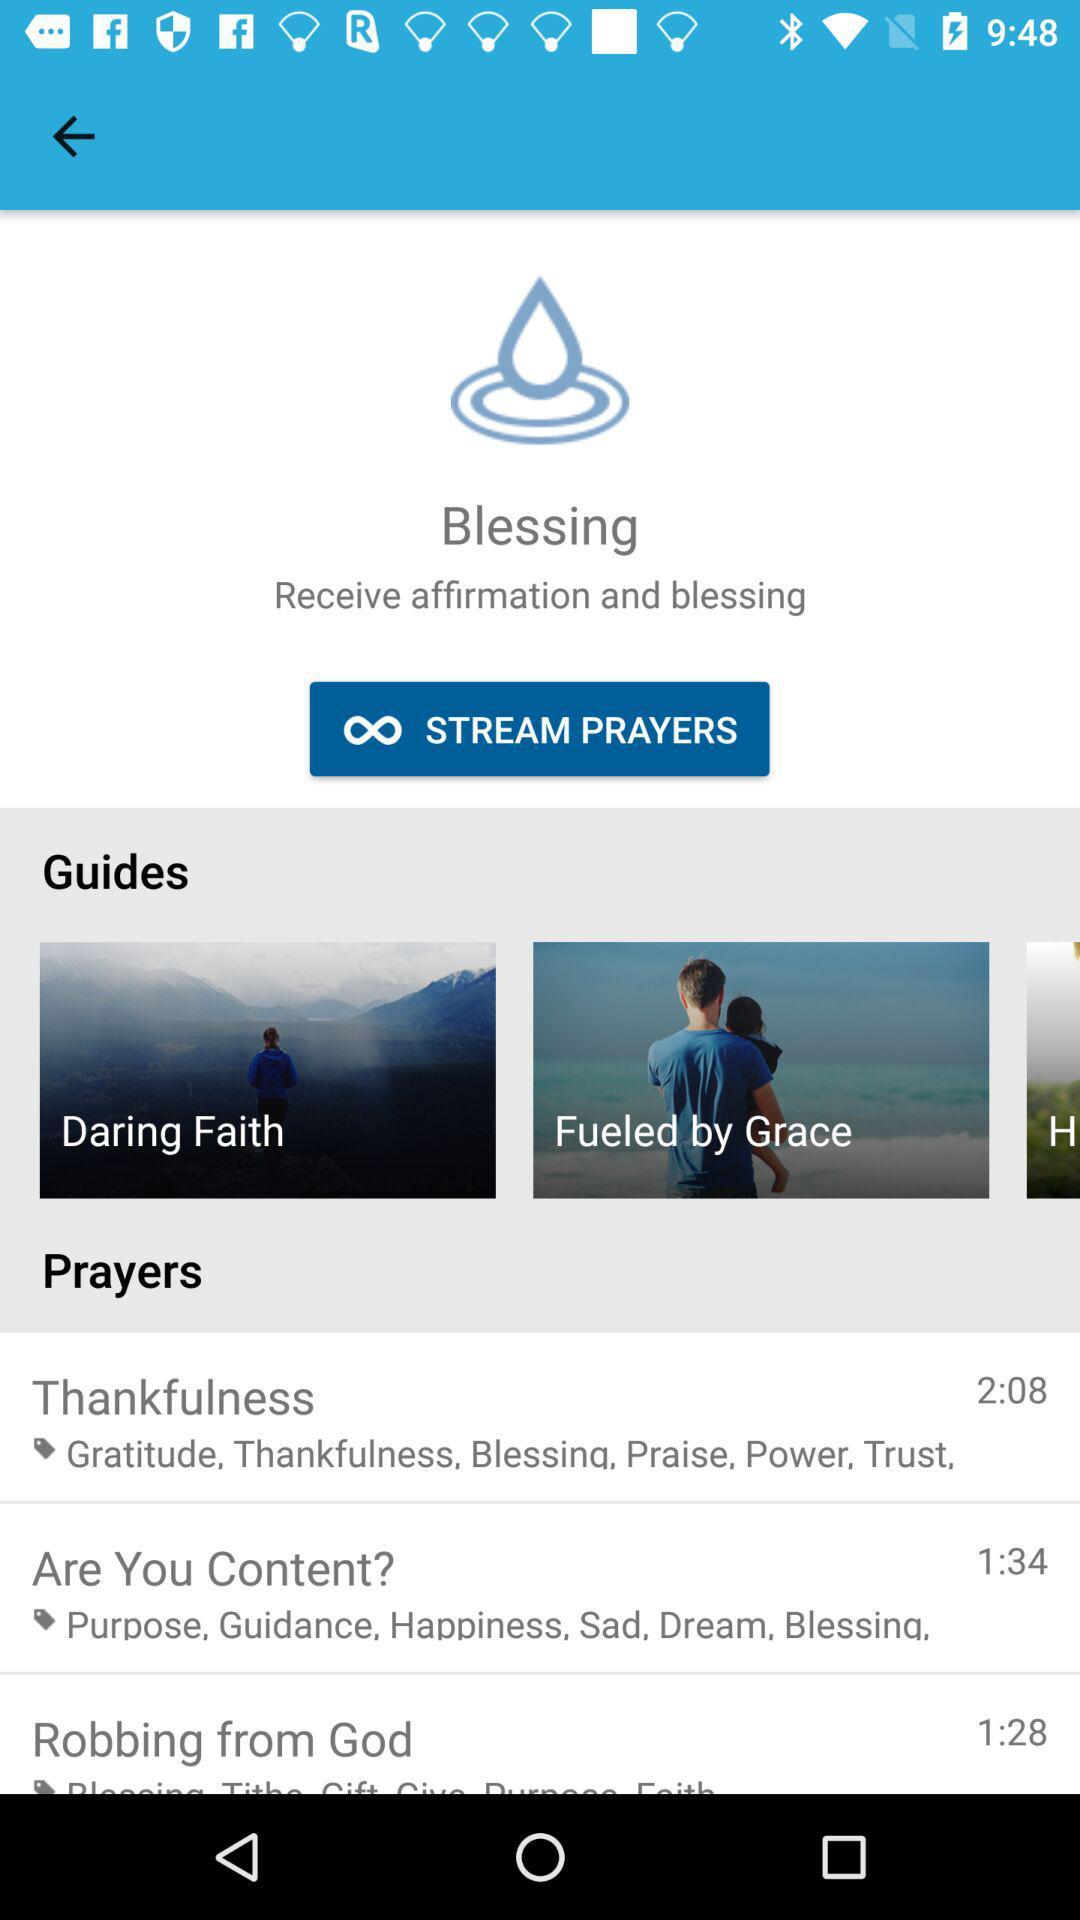 This screenshot has width=1080, height=1920. I want to click on the item above the guides item, so click(72, 135).